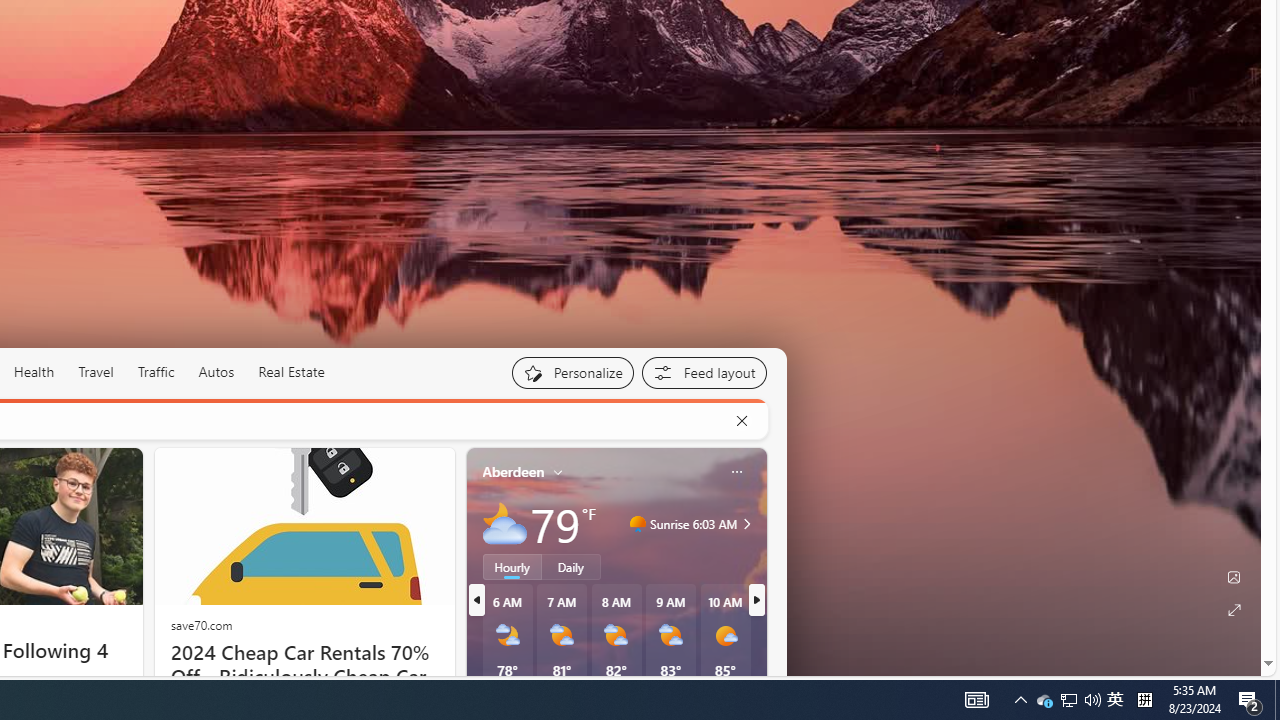  Describe the element at coordinates (475, 599) in the screenshot. I see `'previous'` at that location.